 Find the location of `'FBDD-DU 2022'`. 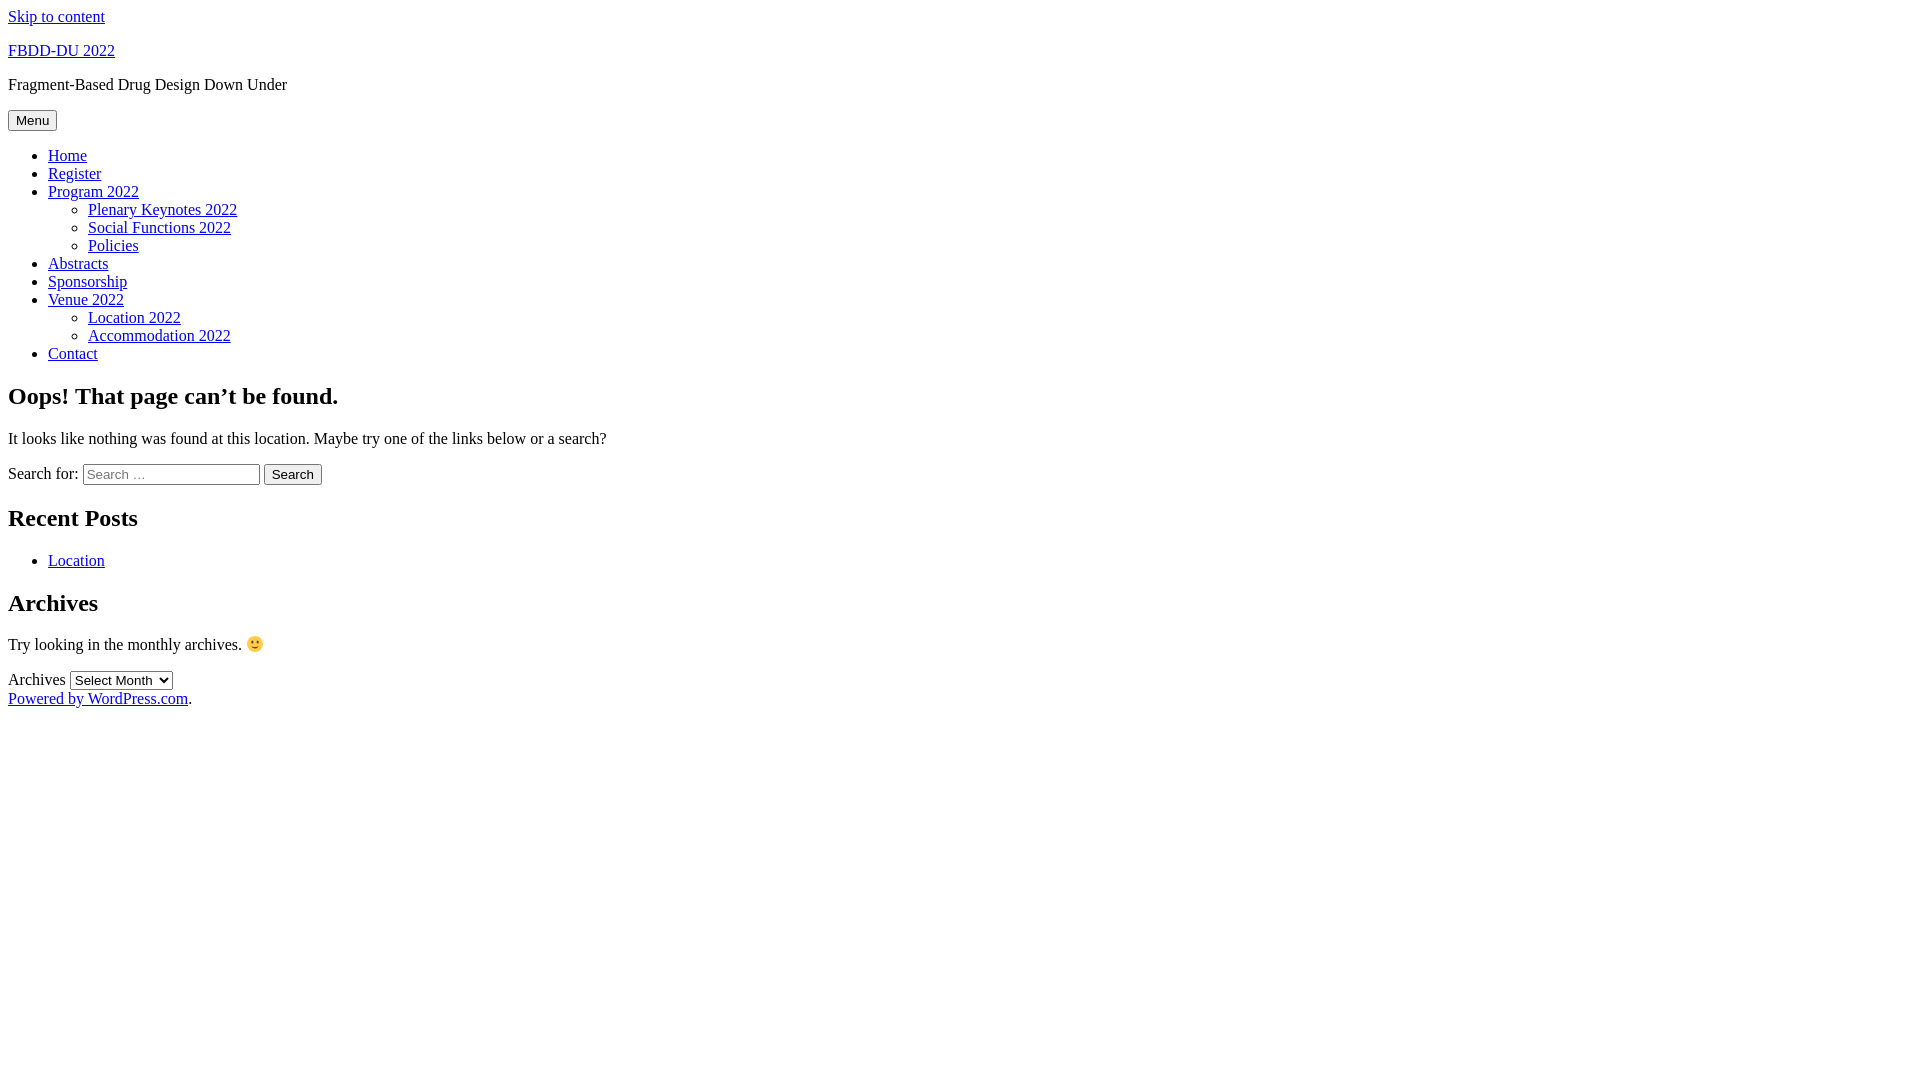

'FBDD-DU 2022' is located at coordinates (8, 49).